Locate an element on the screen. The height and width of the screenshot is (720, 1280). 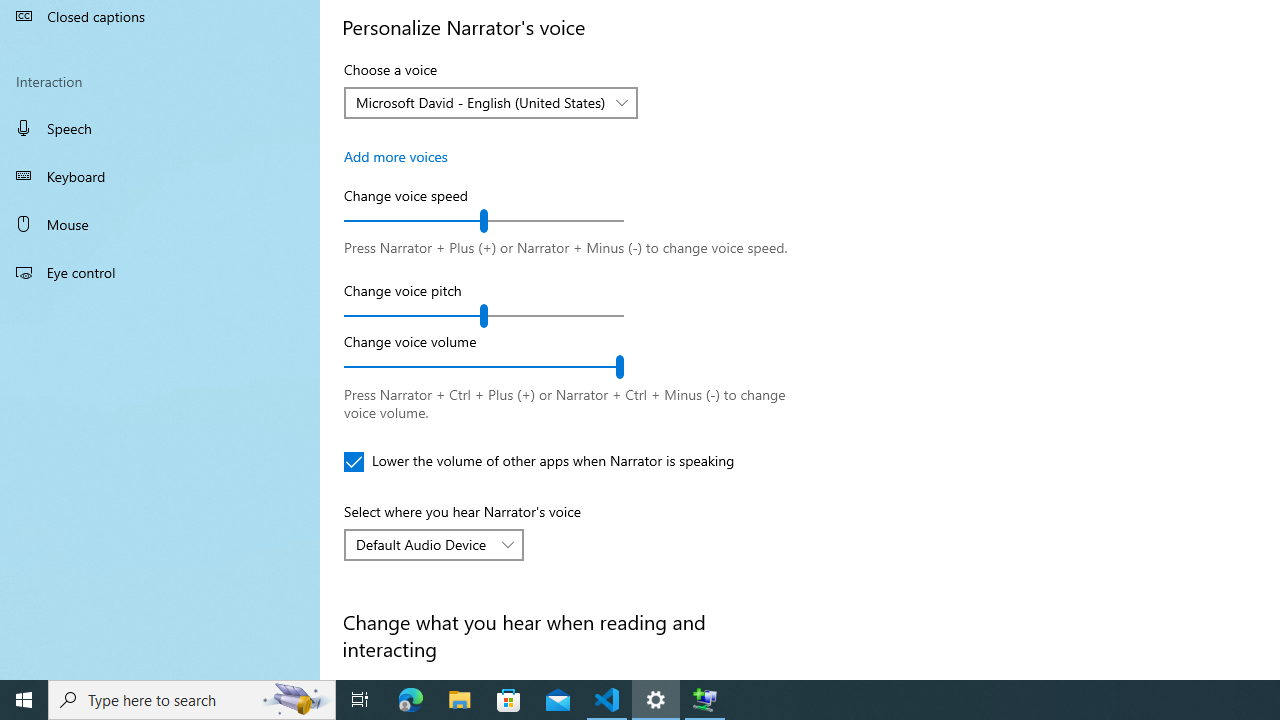
'Type here to search' is located at coordinates (192, 698).